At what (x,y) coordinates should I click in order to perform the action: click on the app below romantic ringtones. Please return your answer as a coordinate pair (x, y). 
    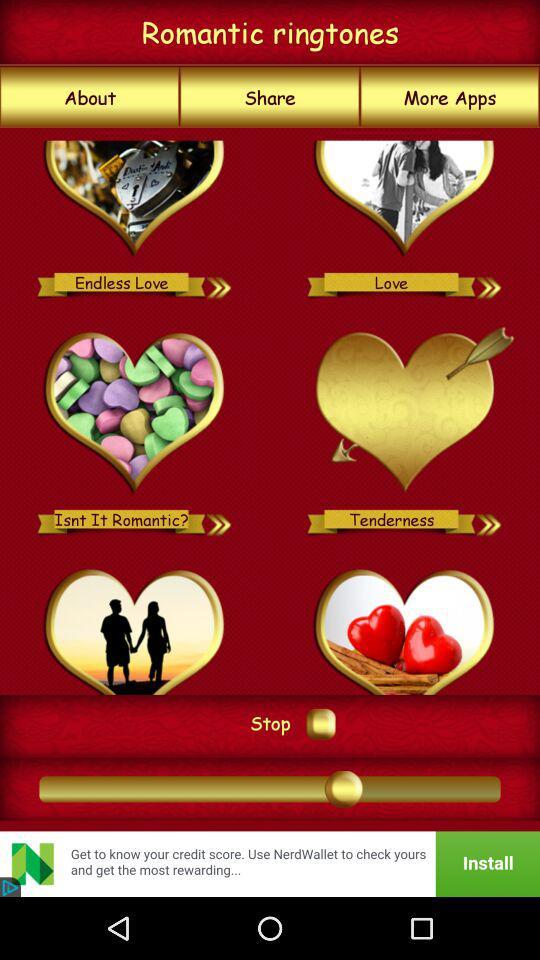
    Looking at the image, I should click on (450, 97).